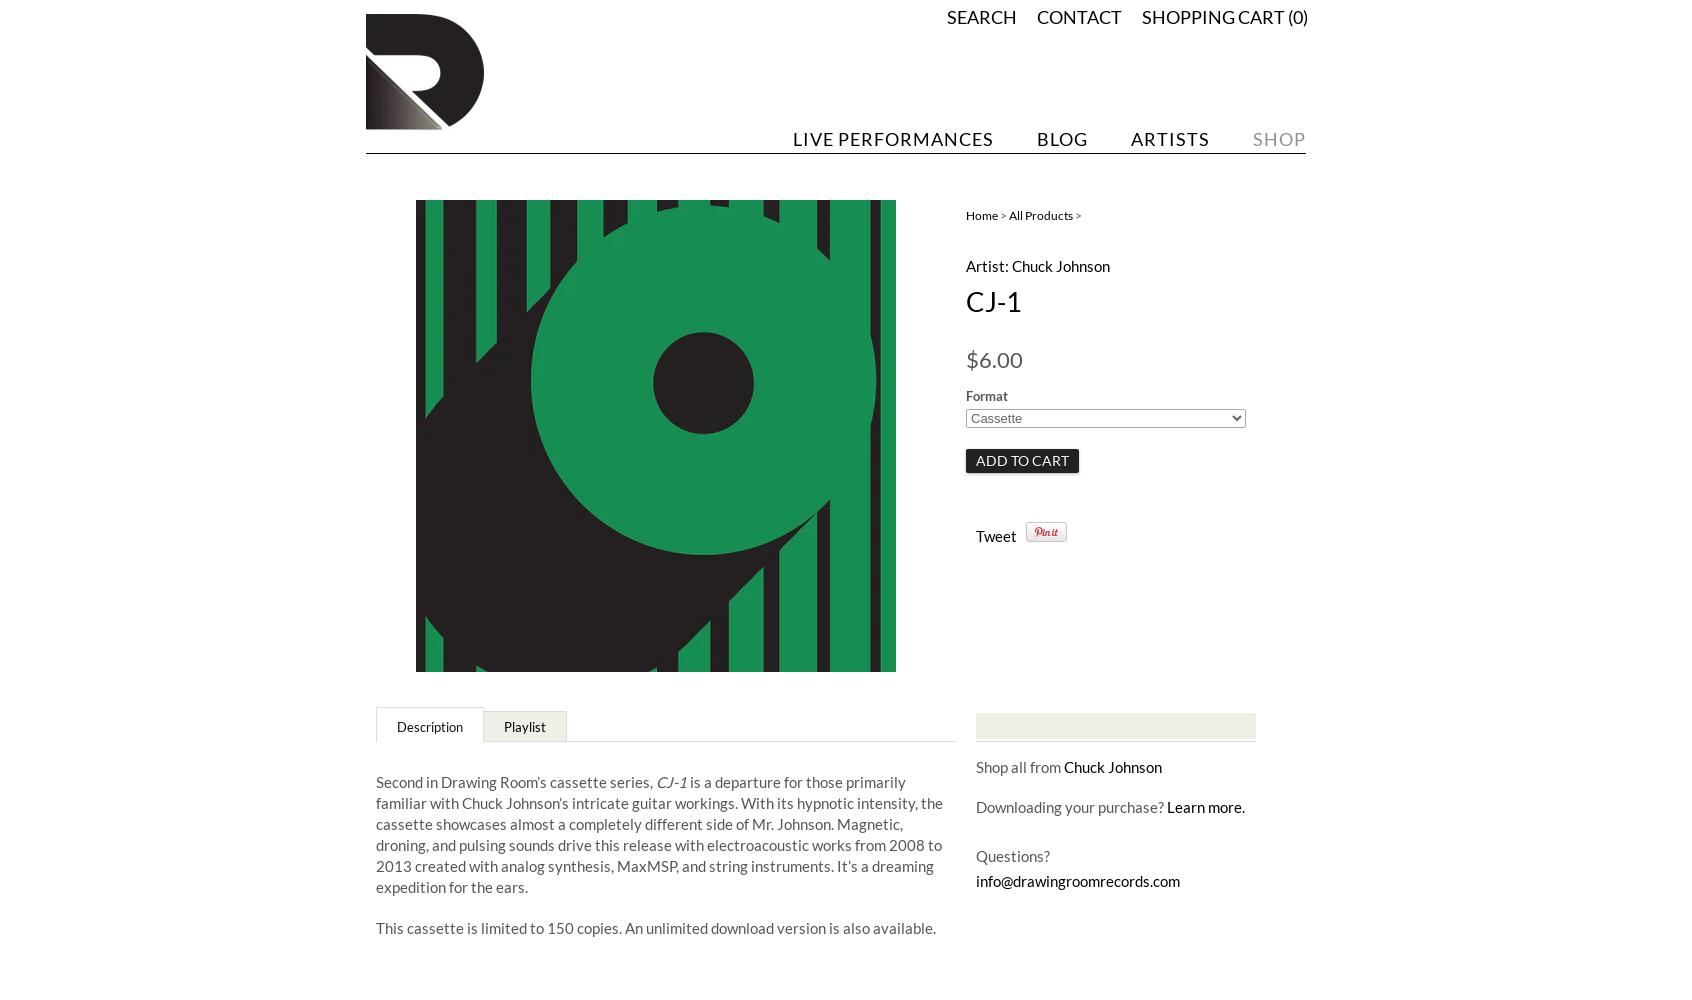 Image resolution: width=1692 pixels, height=1000 pixels. What do you see at coordinates (1252, 139) in the screenshot?
I see `'Shop'` at bounding box center [1252, 139].